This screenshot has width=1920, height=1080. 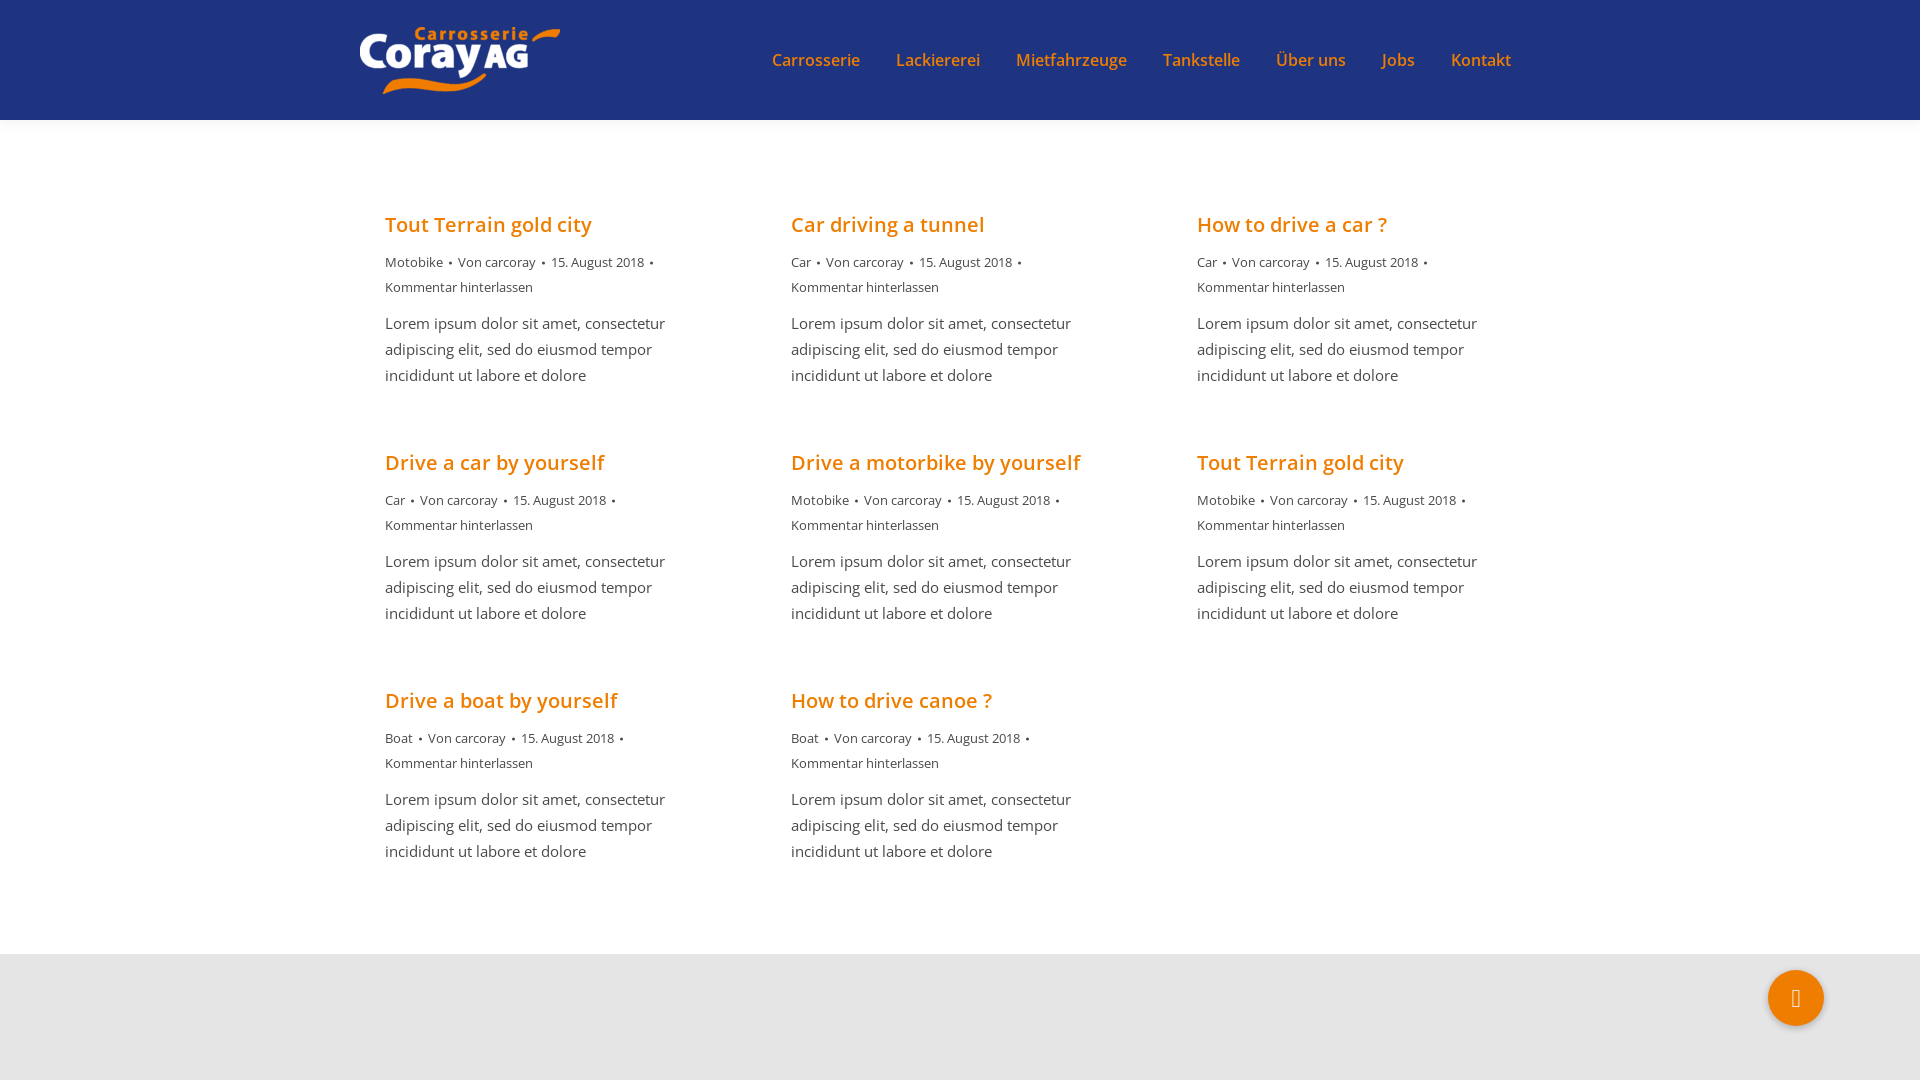 I want to click on 'Kommentar hinterlassen', so click(x=458, y=287).